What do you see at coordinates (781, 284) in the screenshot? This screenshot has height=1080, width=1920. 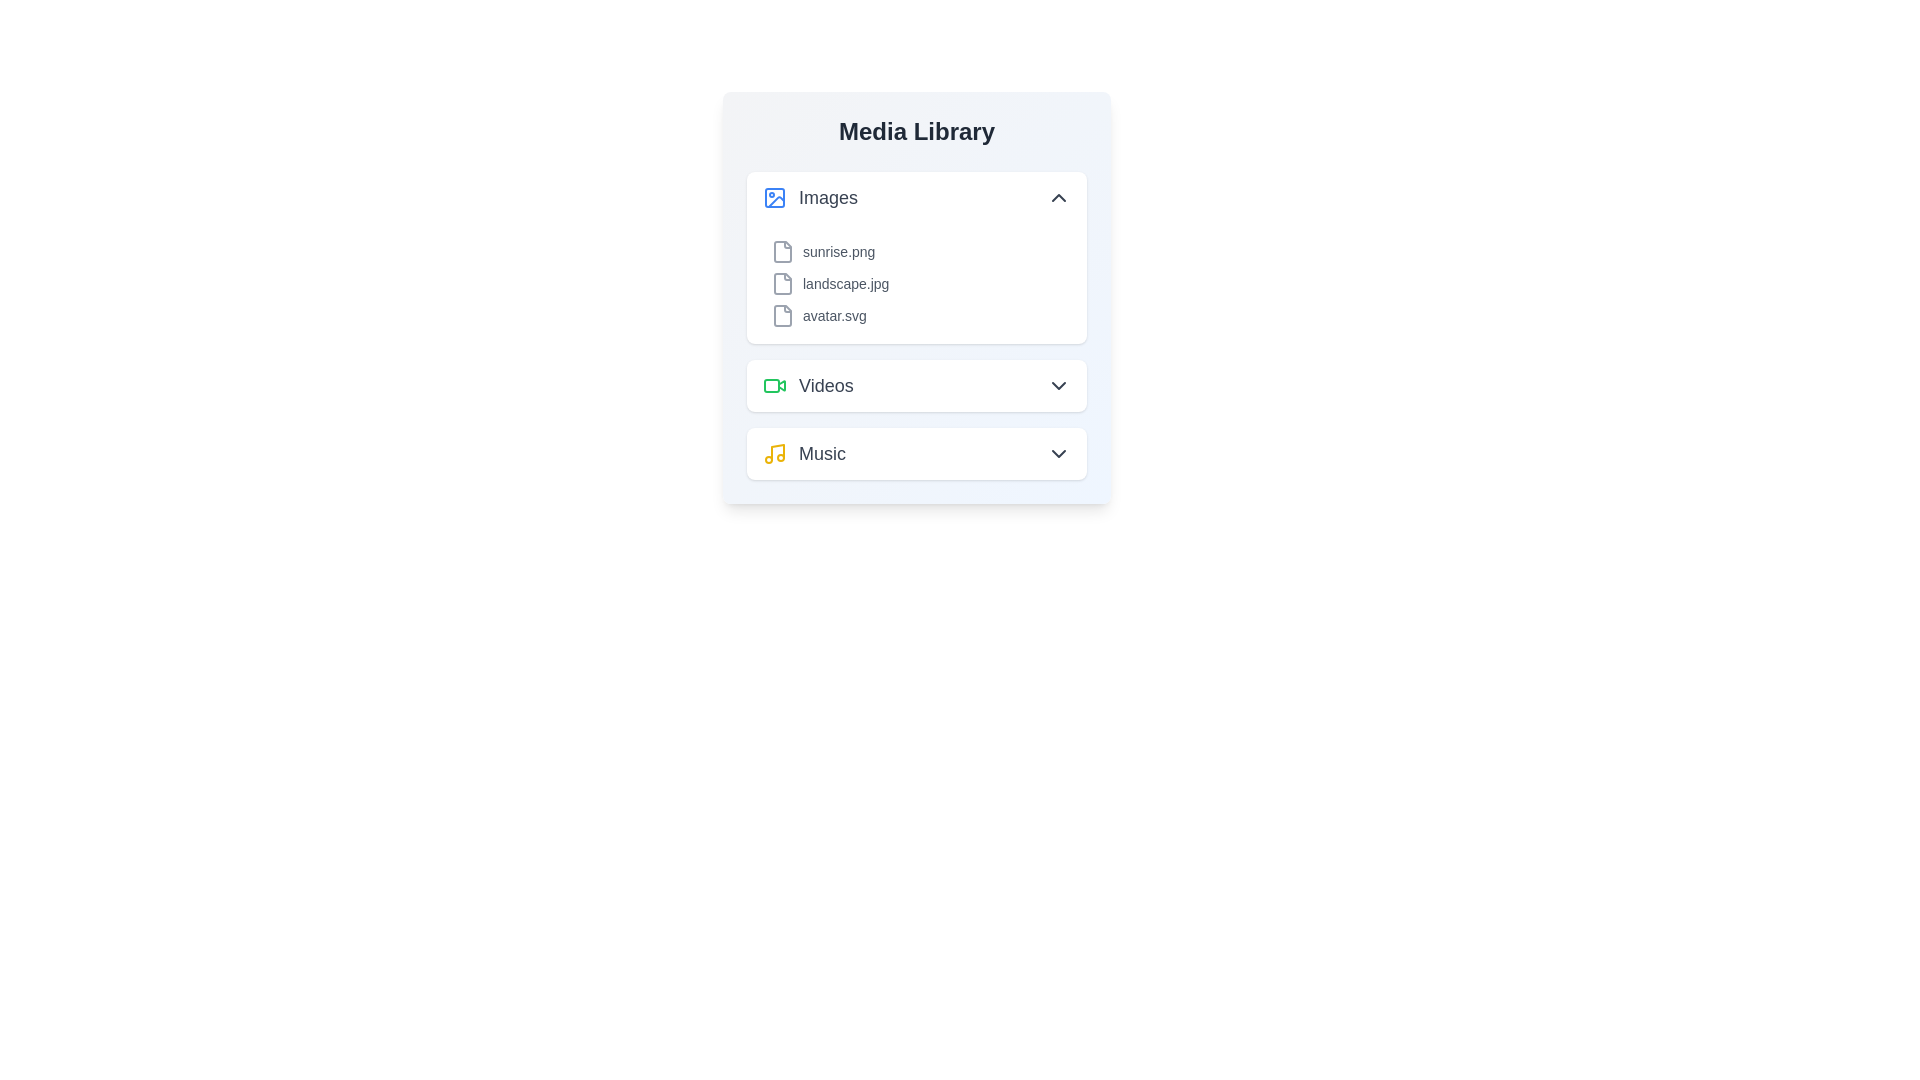 I see `the document icon, which is a gray rectangle with a folded top-right corner, located` at bounding box center [781, 284].